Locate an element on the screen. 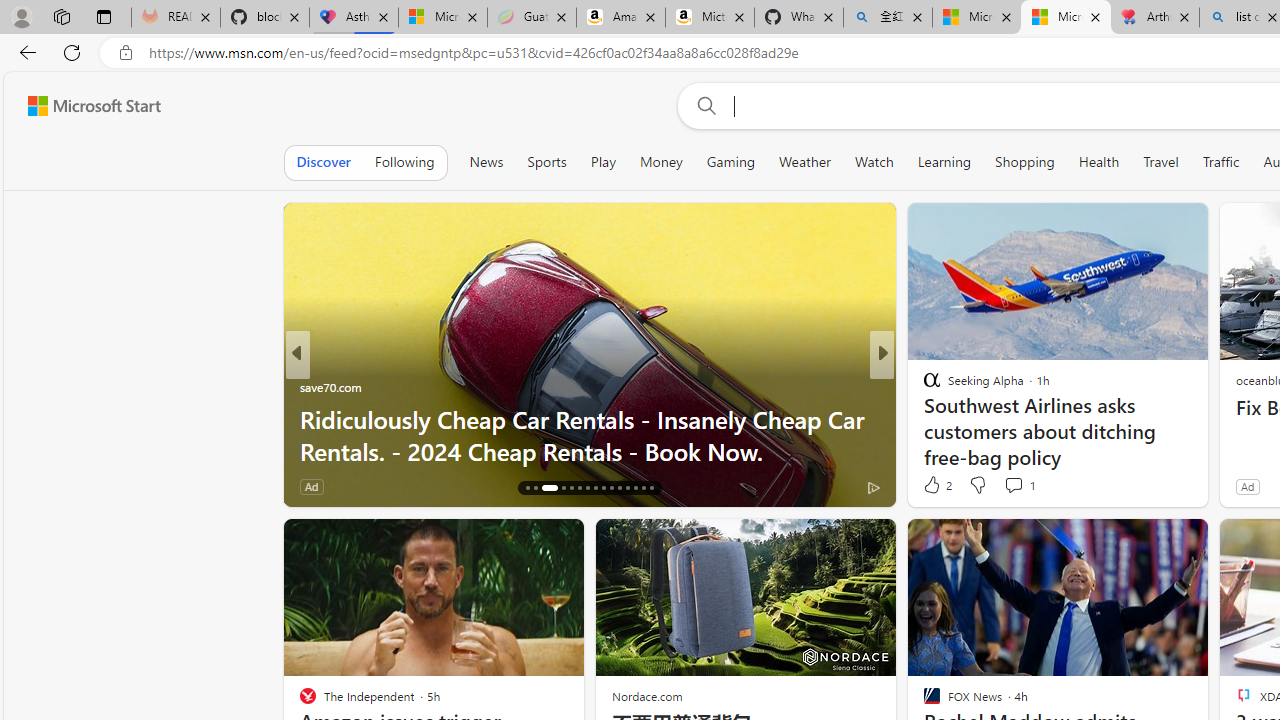 The width and height of the screenshot is (1280, 720). 'AutomationID: tab-30' is located at coordinates (650, 488).